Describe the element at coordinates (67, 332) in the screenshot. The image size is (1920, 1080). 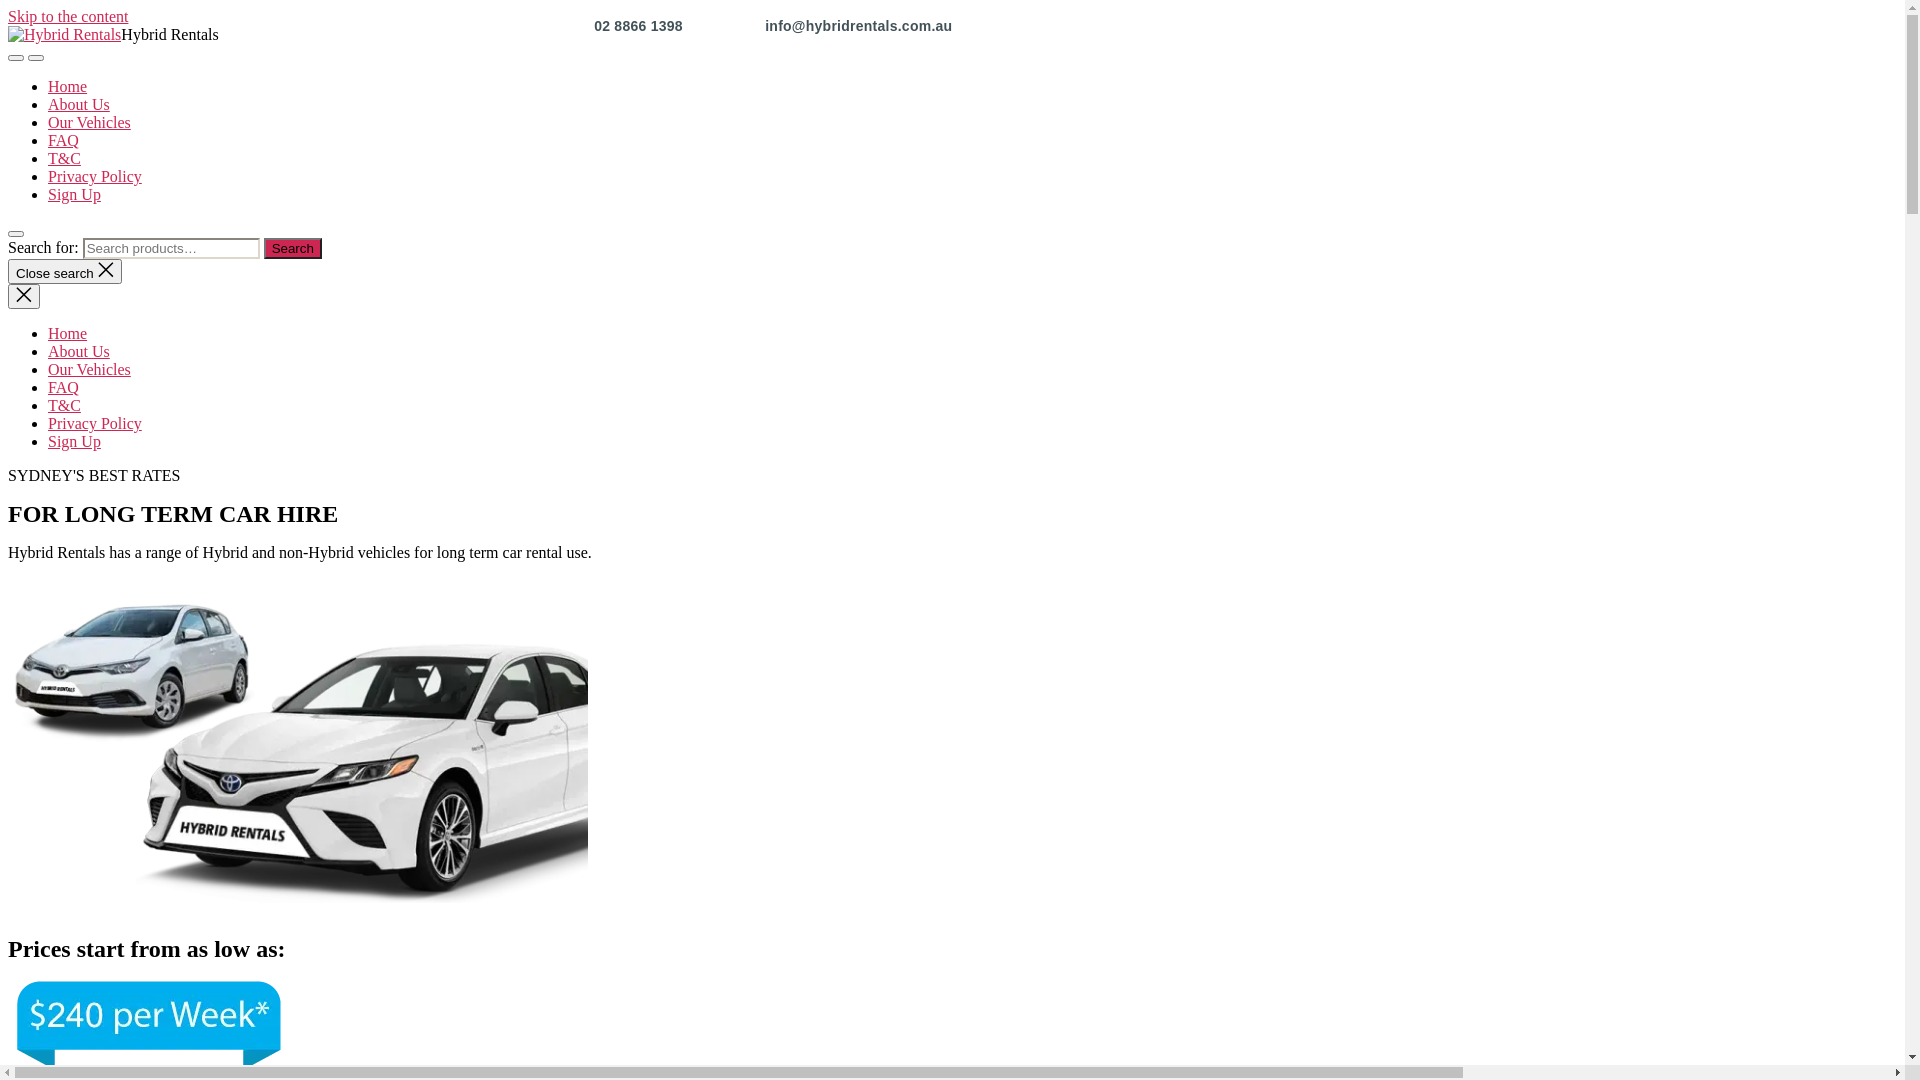
I see `'Home'` at that location.